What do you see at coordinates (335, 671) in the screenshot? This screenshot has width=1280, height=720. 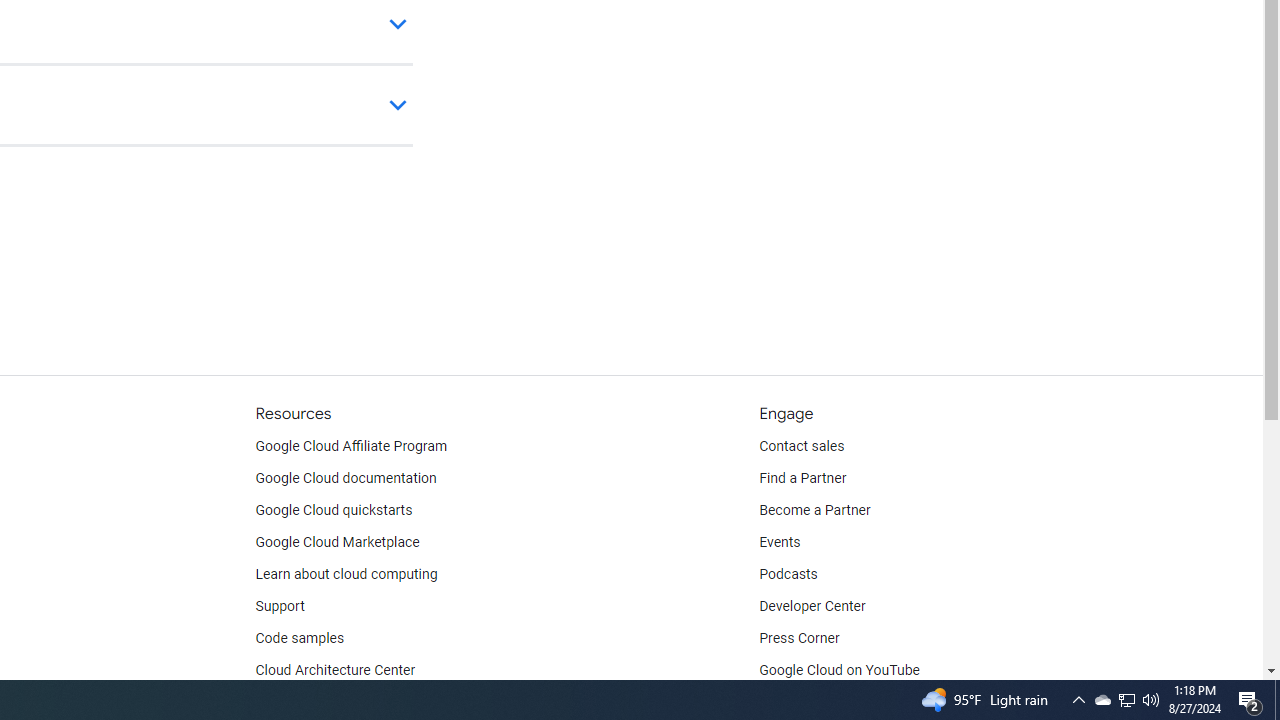 I see `'Cloud Architecture Center'` at bounding box center [335, 671].